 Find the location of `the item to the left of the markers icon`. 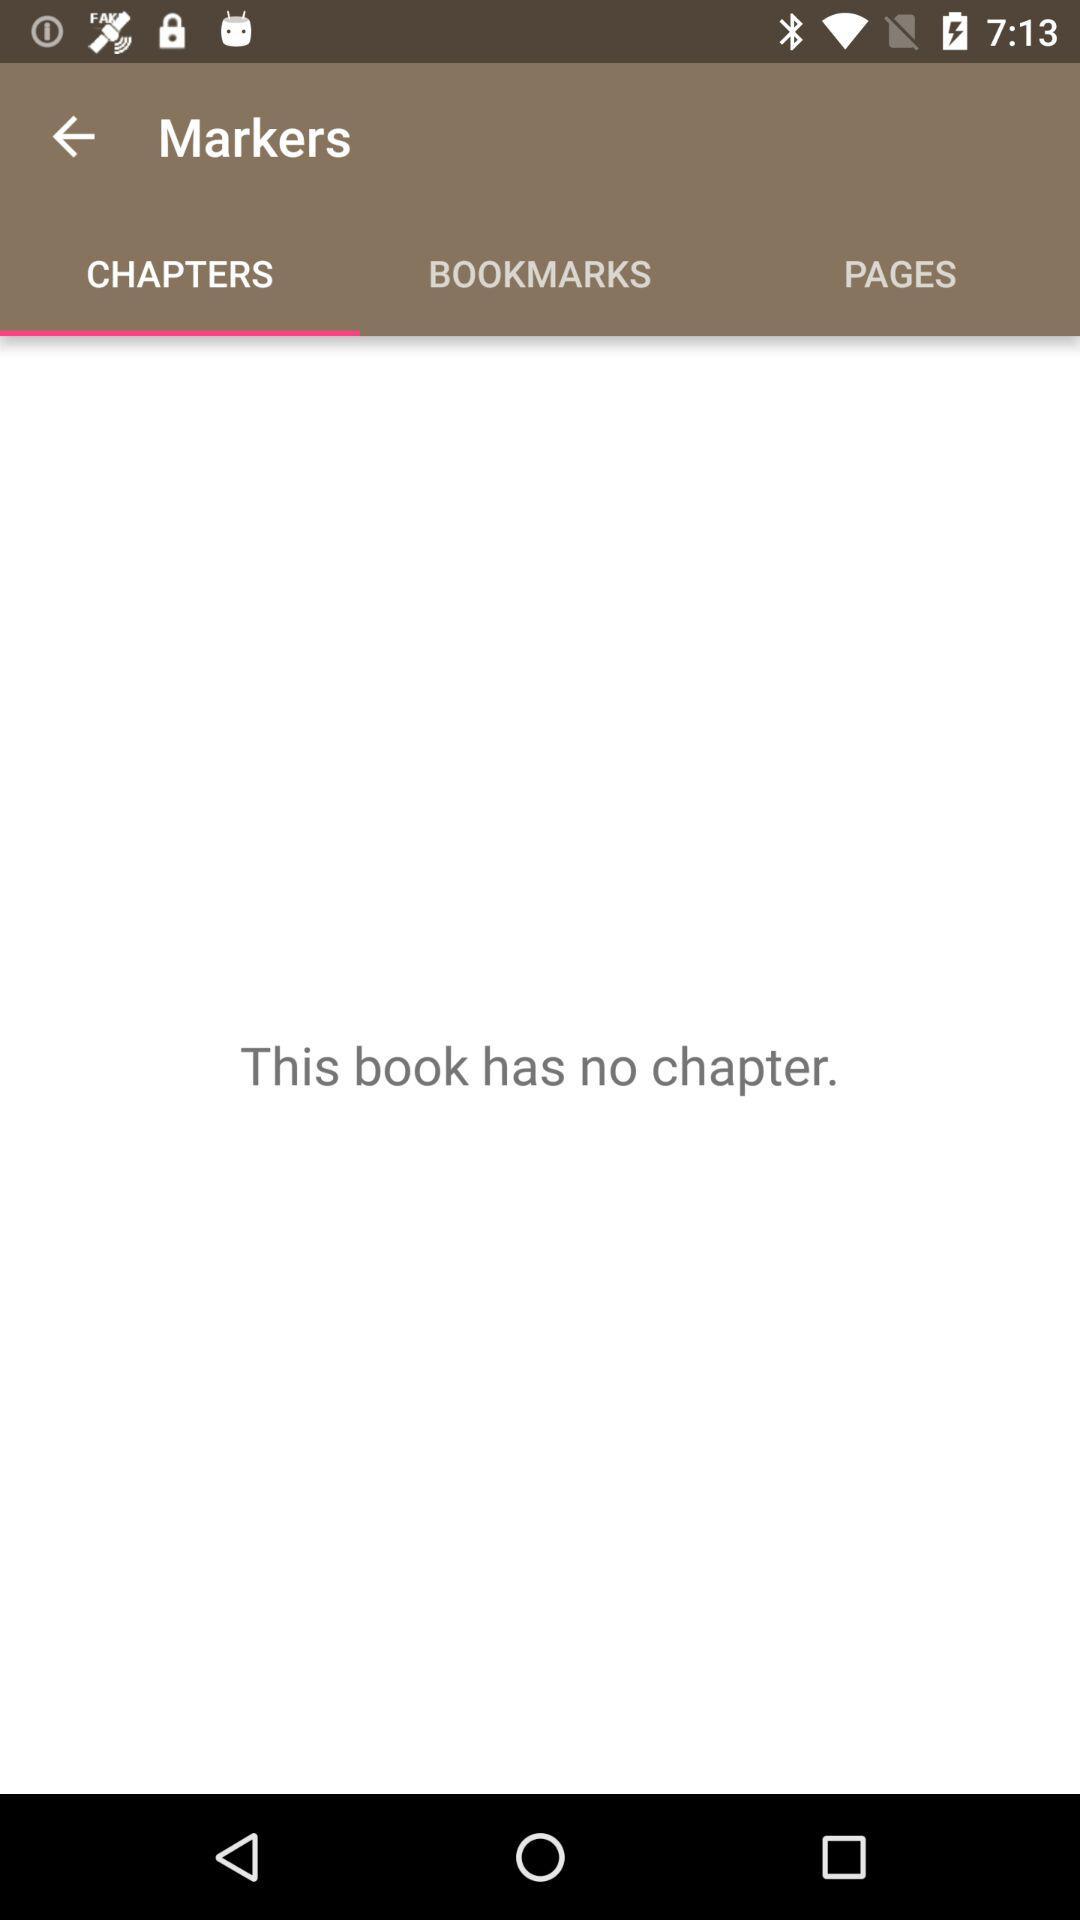

the item to the left of the markers icon is located at coordinates (72, 135).